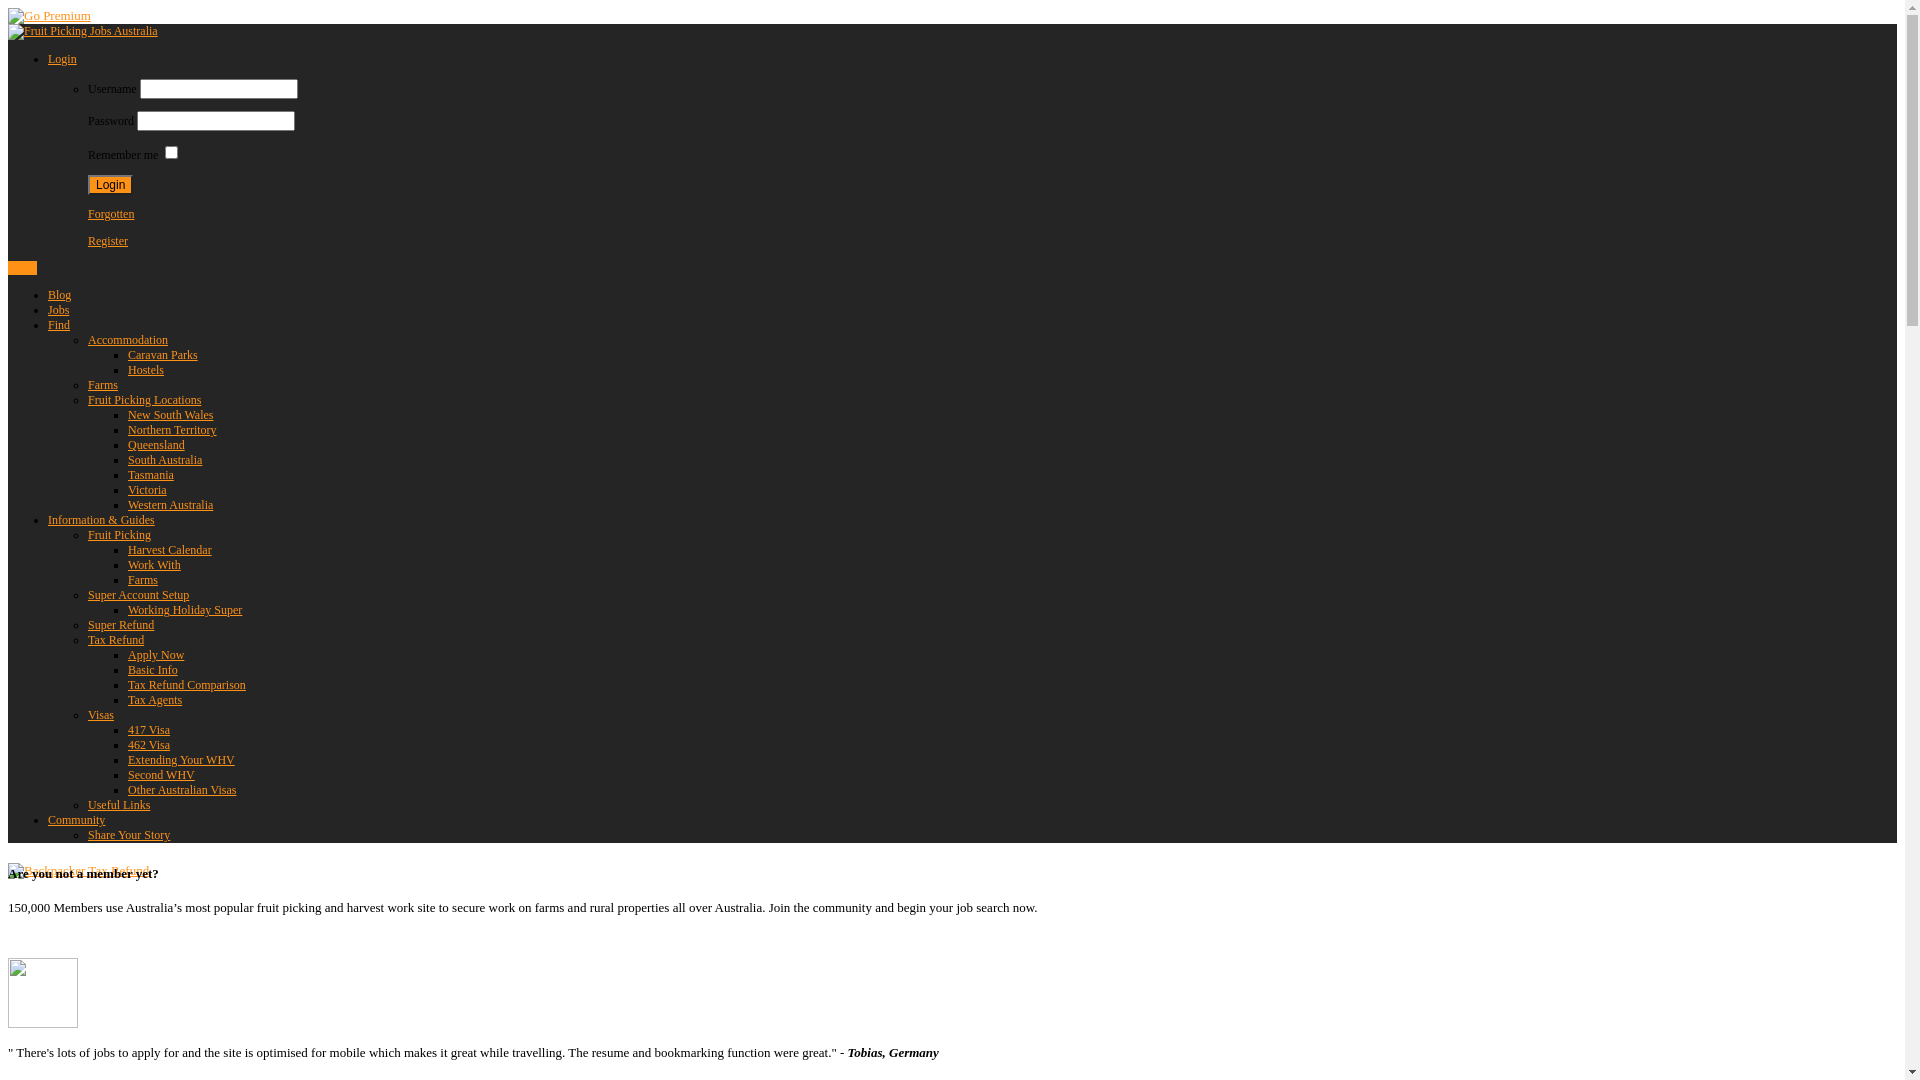  Describe the element at coordinates (128, 834) in the screenshot. I see `'Share Your Story'` at that location.